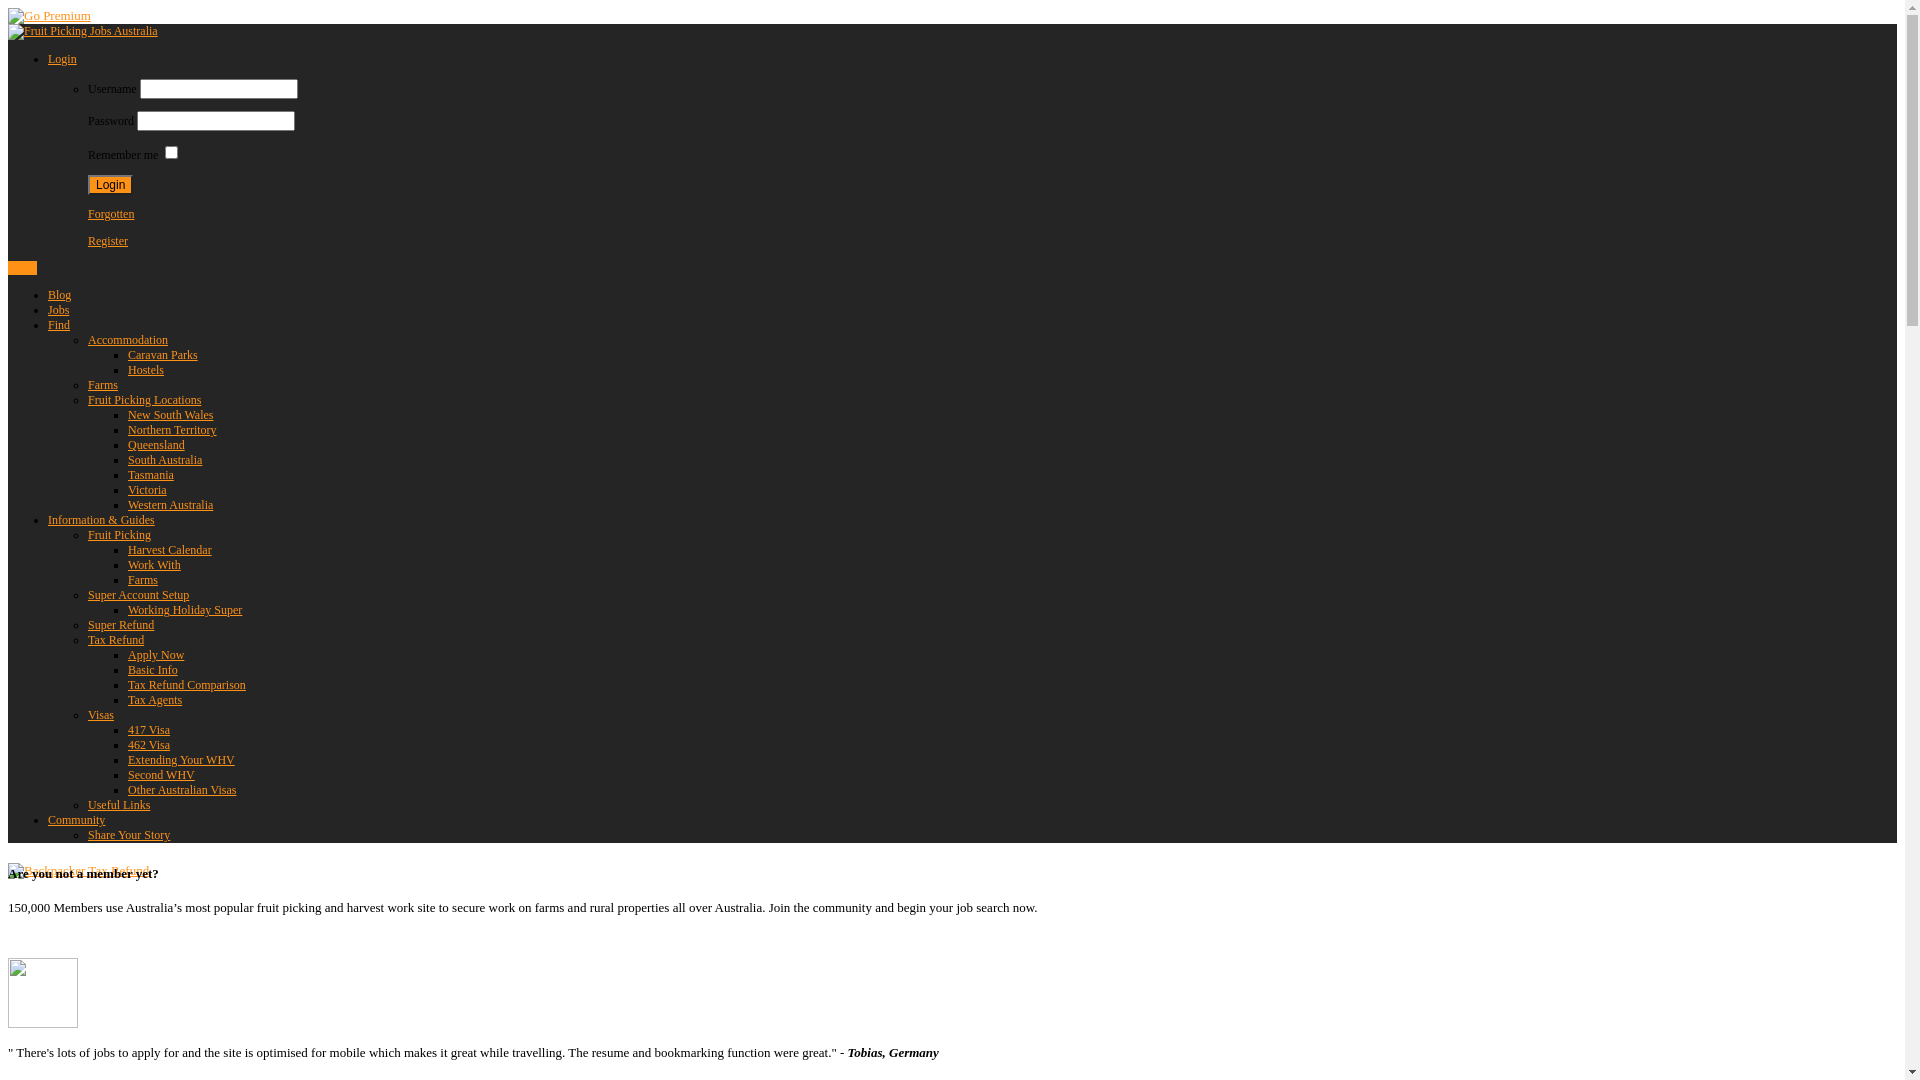  Describe the element at coordinates (128, 834) in the screenshot. I see `'Share Your Story'` at that location.